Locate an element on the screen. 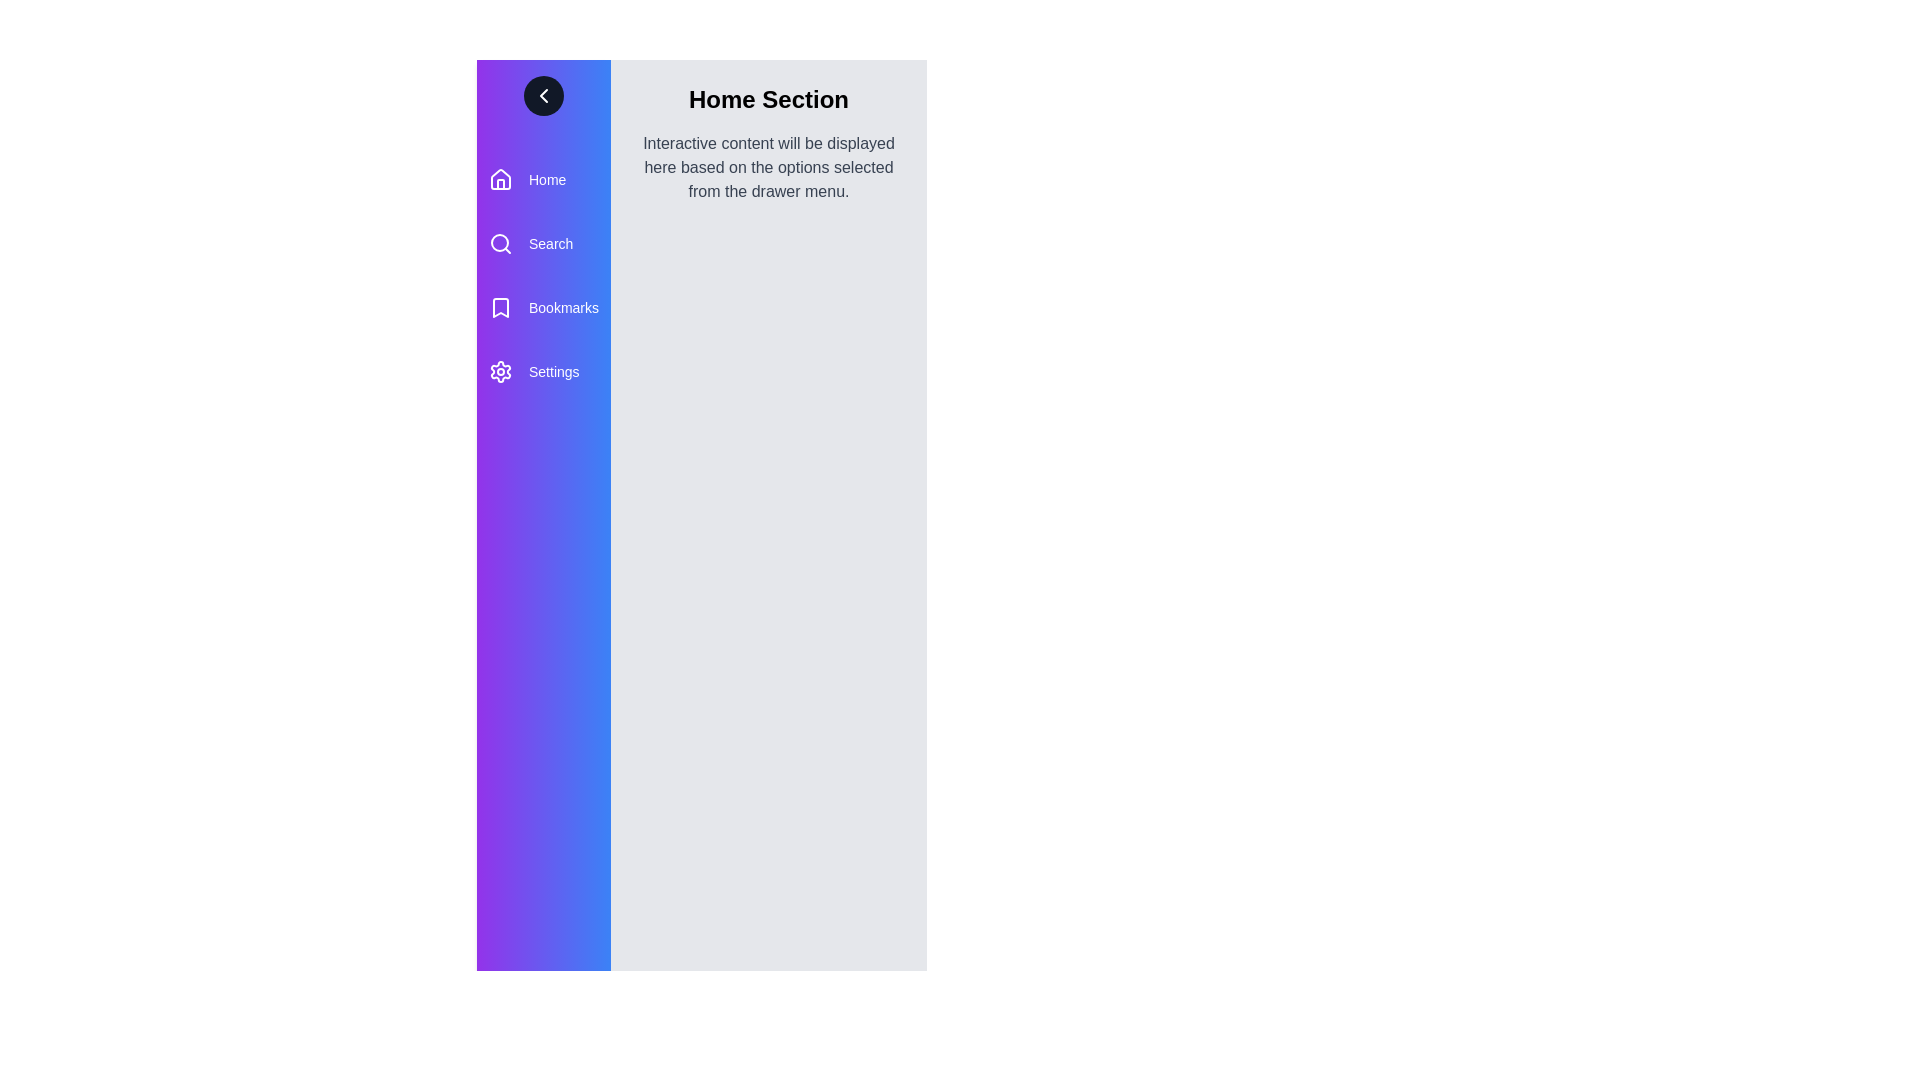 Image resolution: width=1920 pixels, height=1080 pixels. toggle button to change the drawer's state is located at coordinates (543, 96).